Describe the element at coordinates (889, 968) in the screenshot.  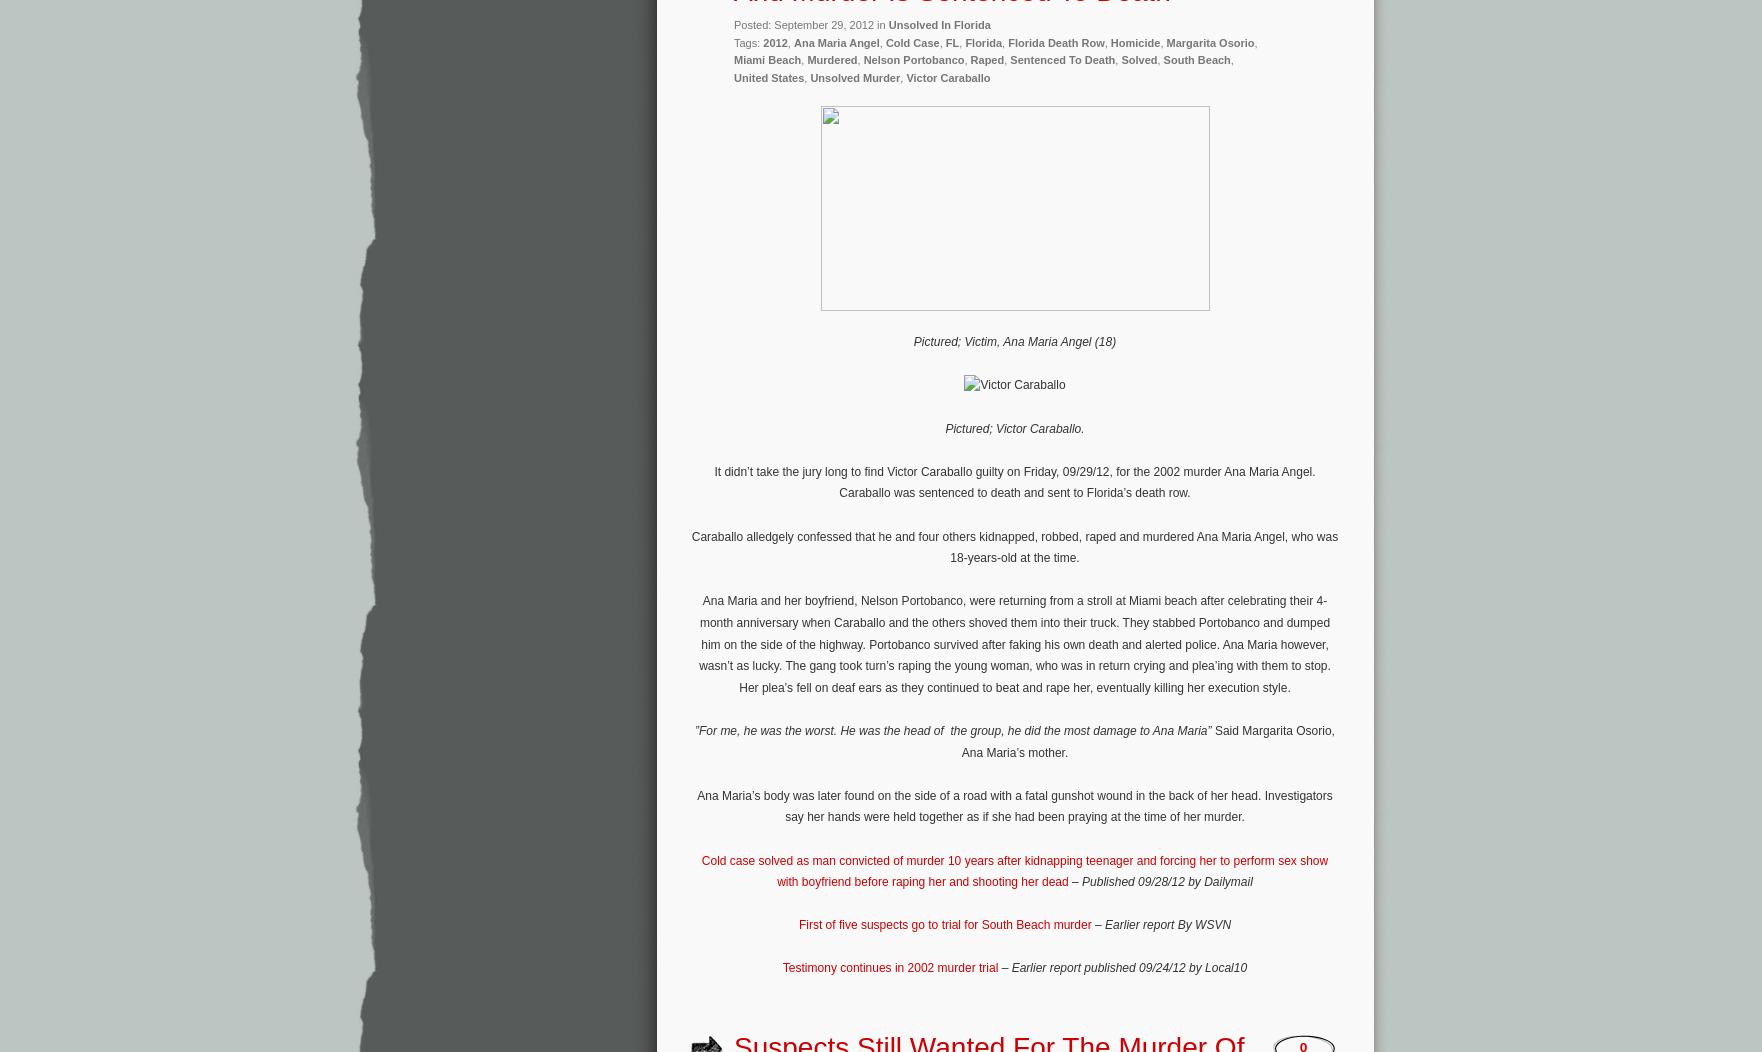
I see `'Testimony continues in 2002 murder trial'` at that location.